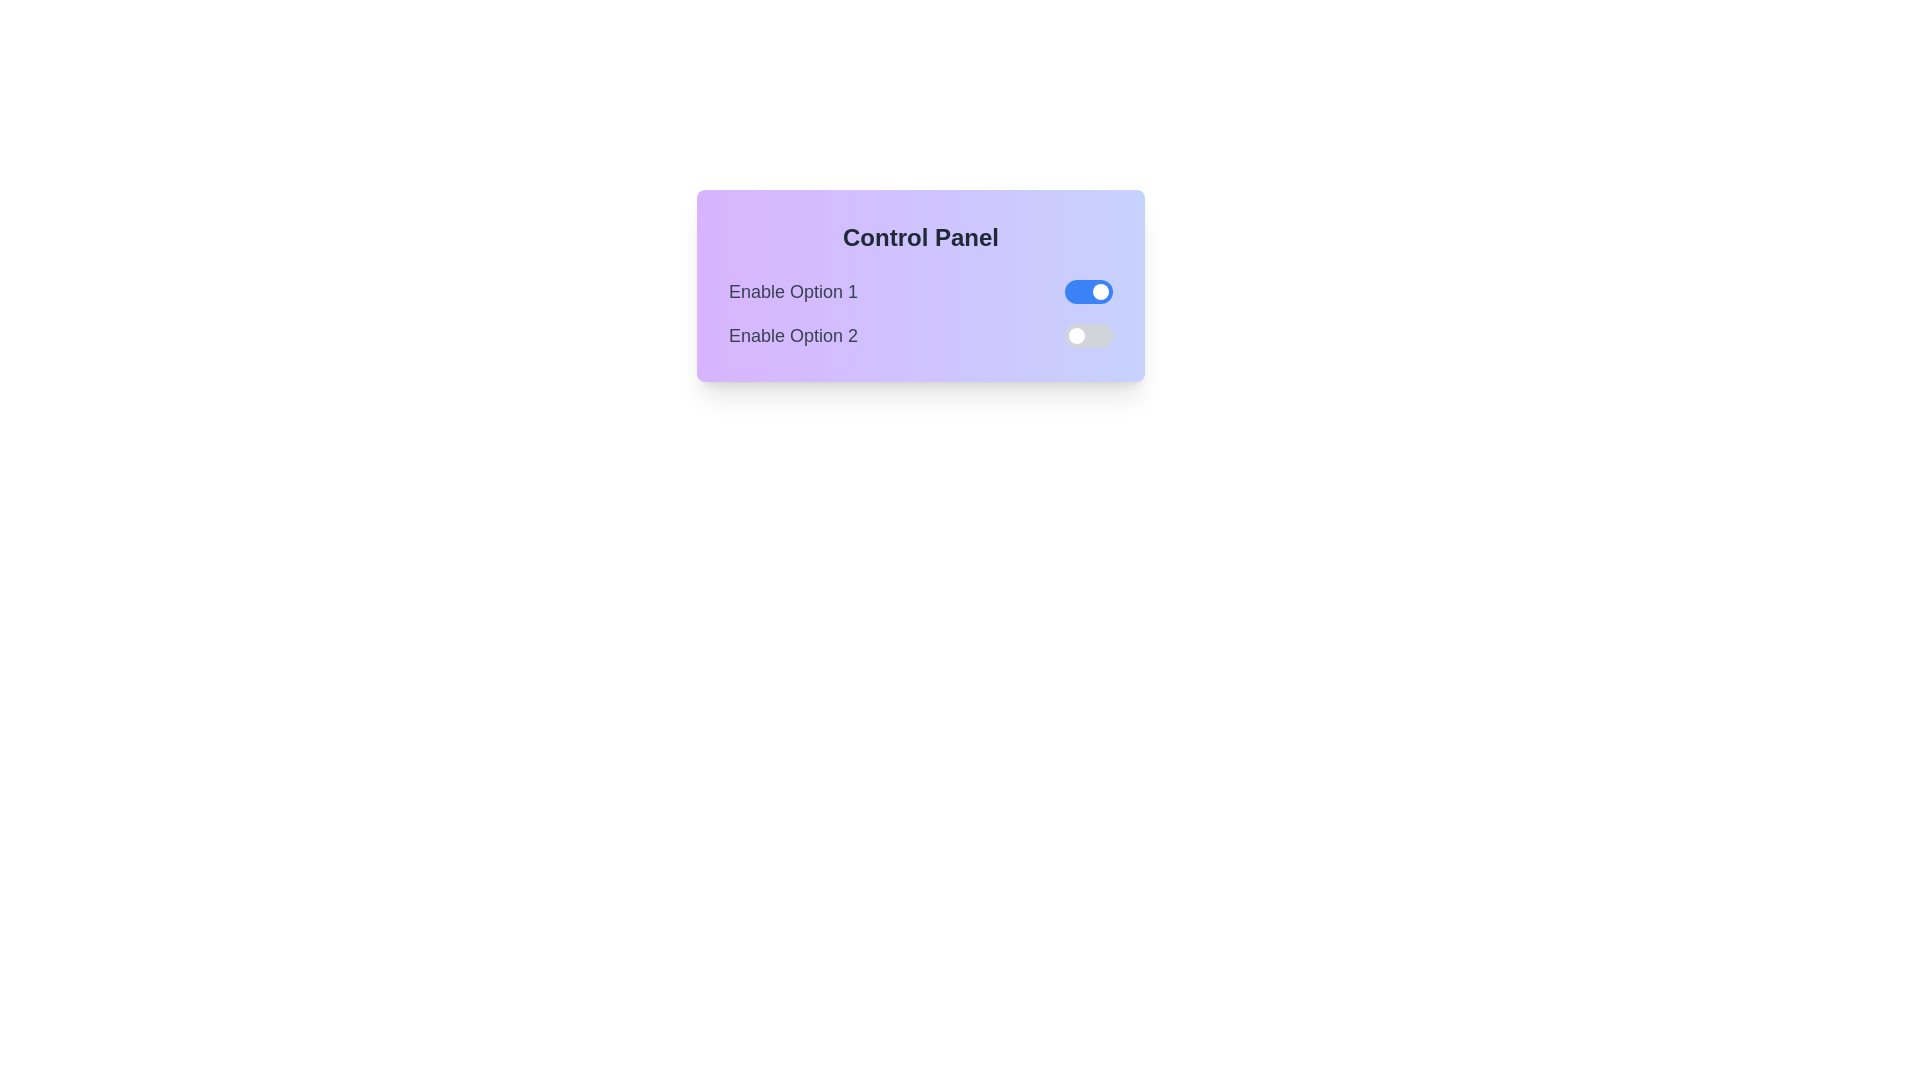  I want to click on the toggle switch to the right of 'Enable Option 2' in the 'Control Panel', so click(1088, 334).